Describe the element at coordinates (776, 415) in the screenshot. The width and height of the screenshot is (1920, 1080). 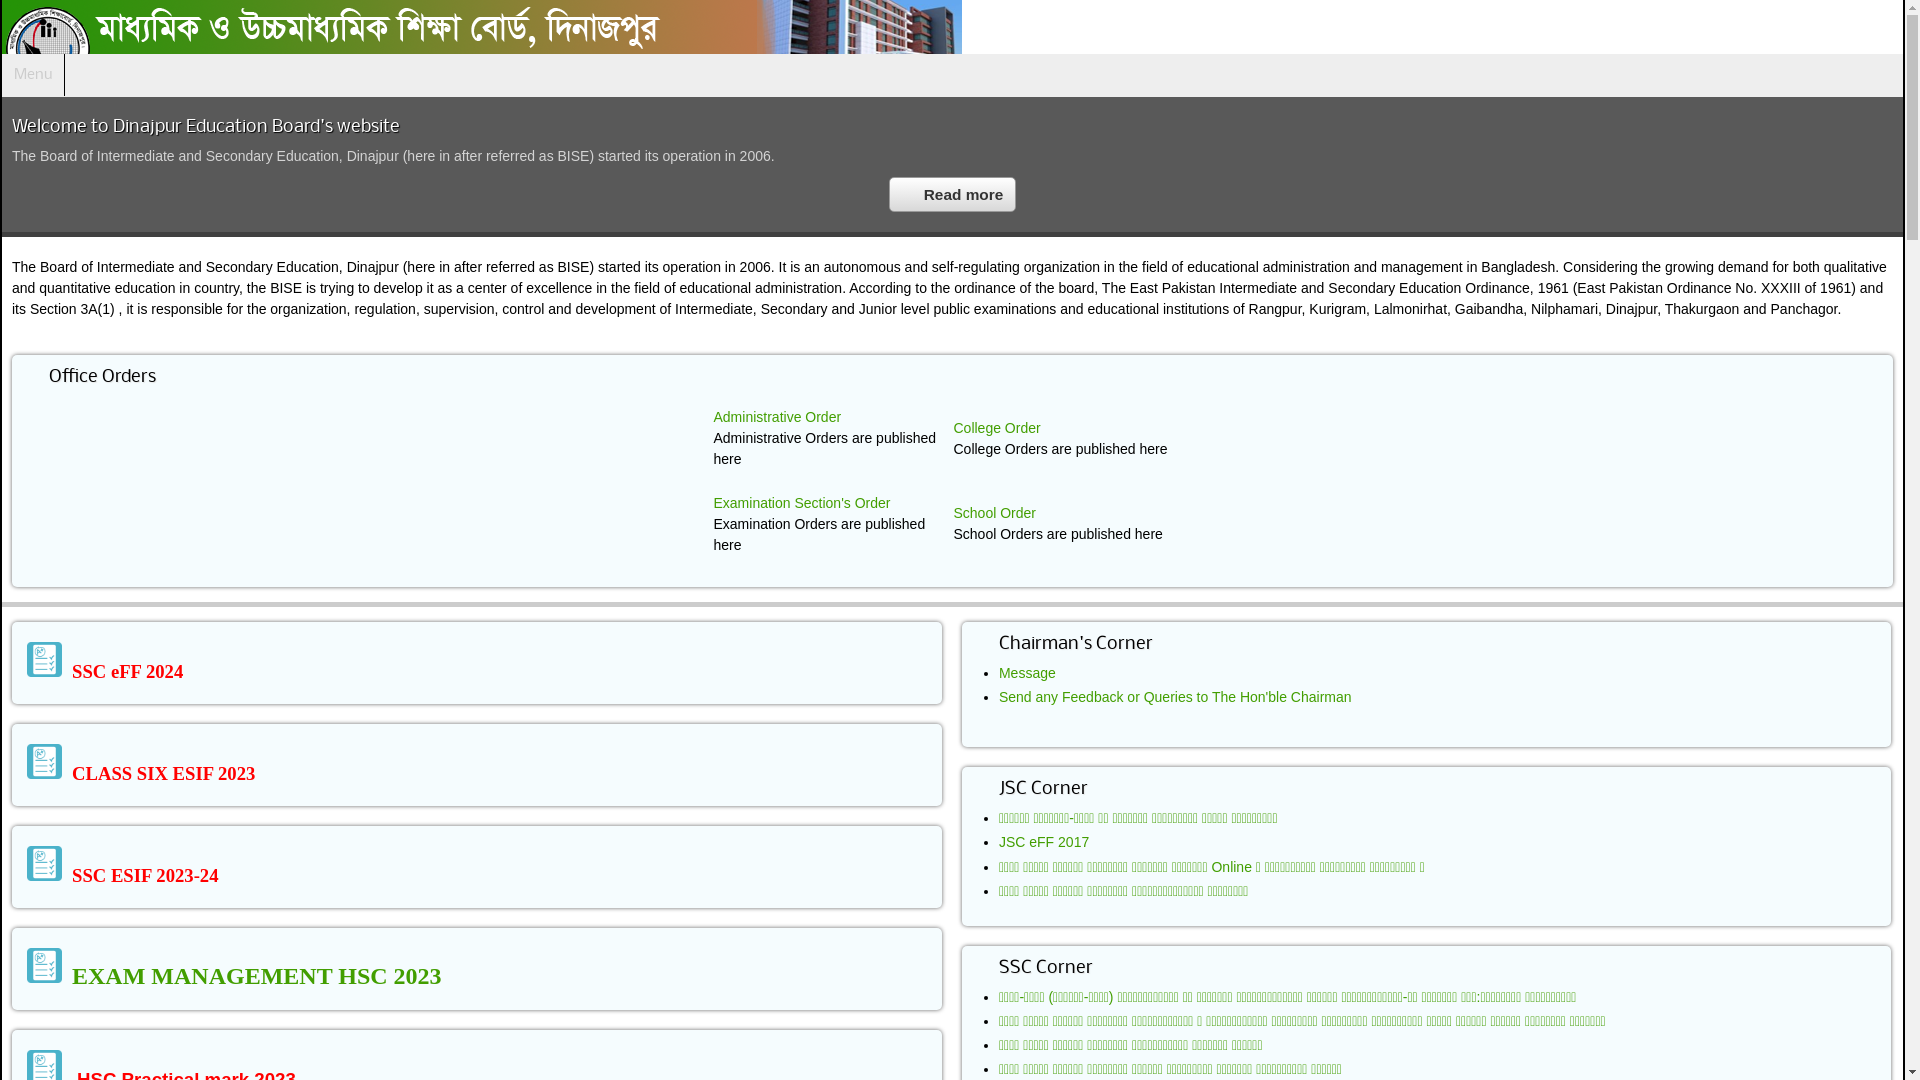
I see `'Administrative Order'` at that location.